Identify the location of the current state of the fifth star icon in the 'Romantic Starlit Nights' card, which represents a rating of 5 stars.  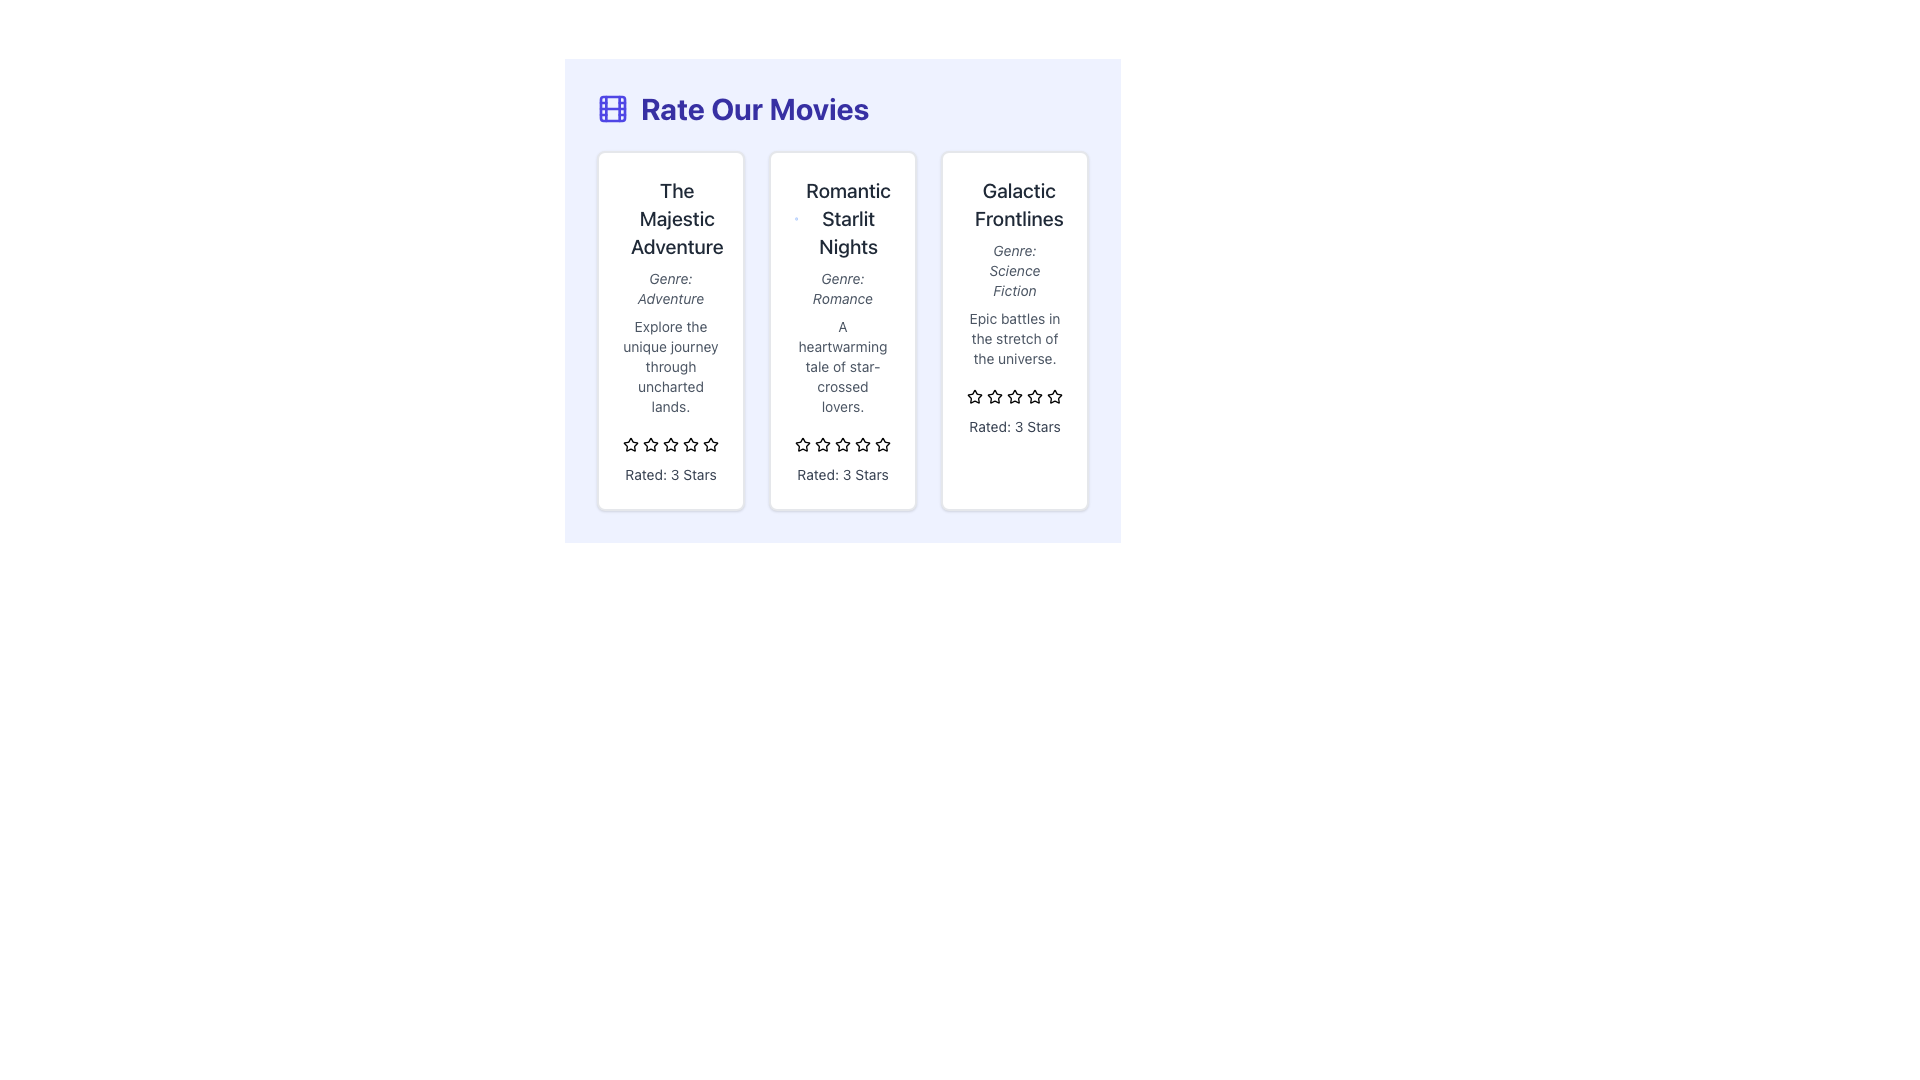
(843, 443).